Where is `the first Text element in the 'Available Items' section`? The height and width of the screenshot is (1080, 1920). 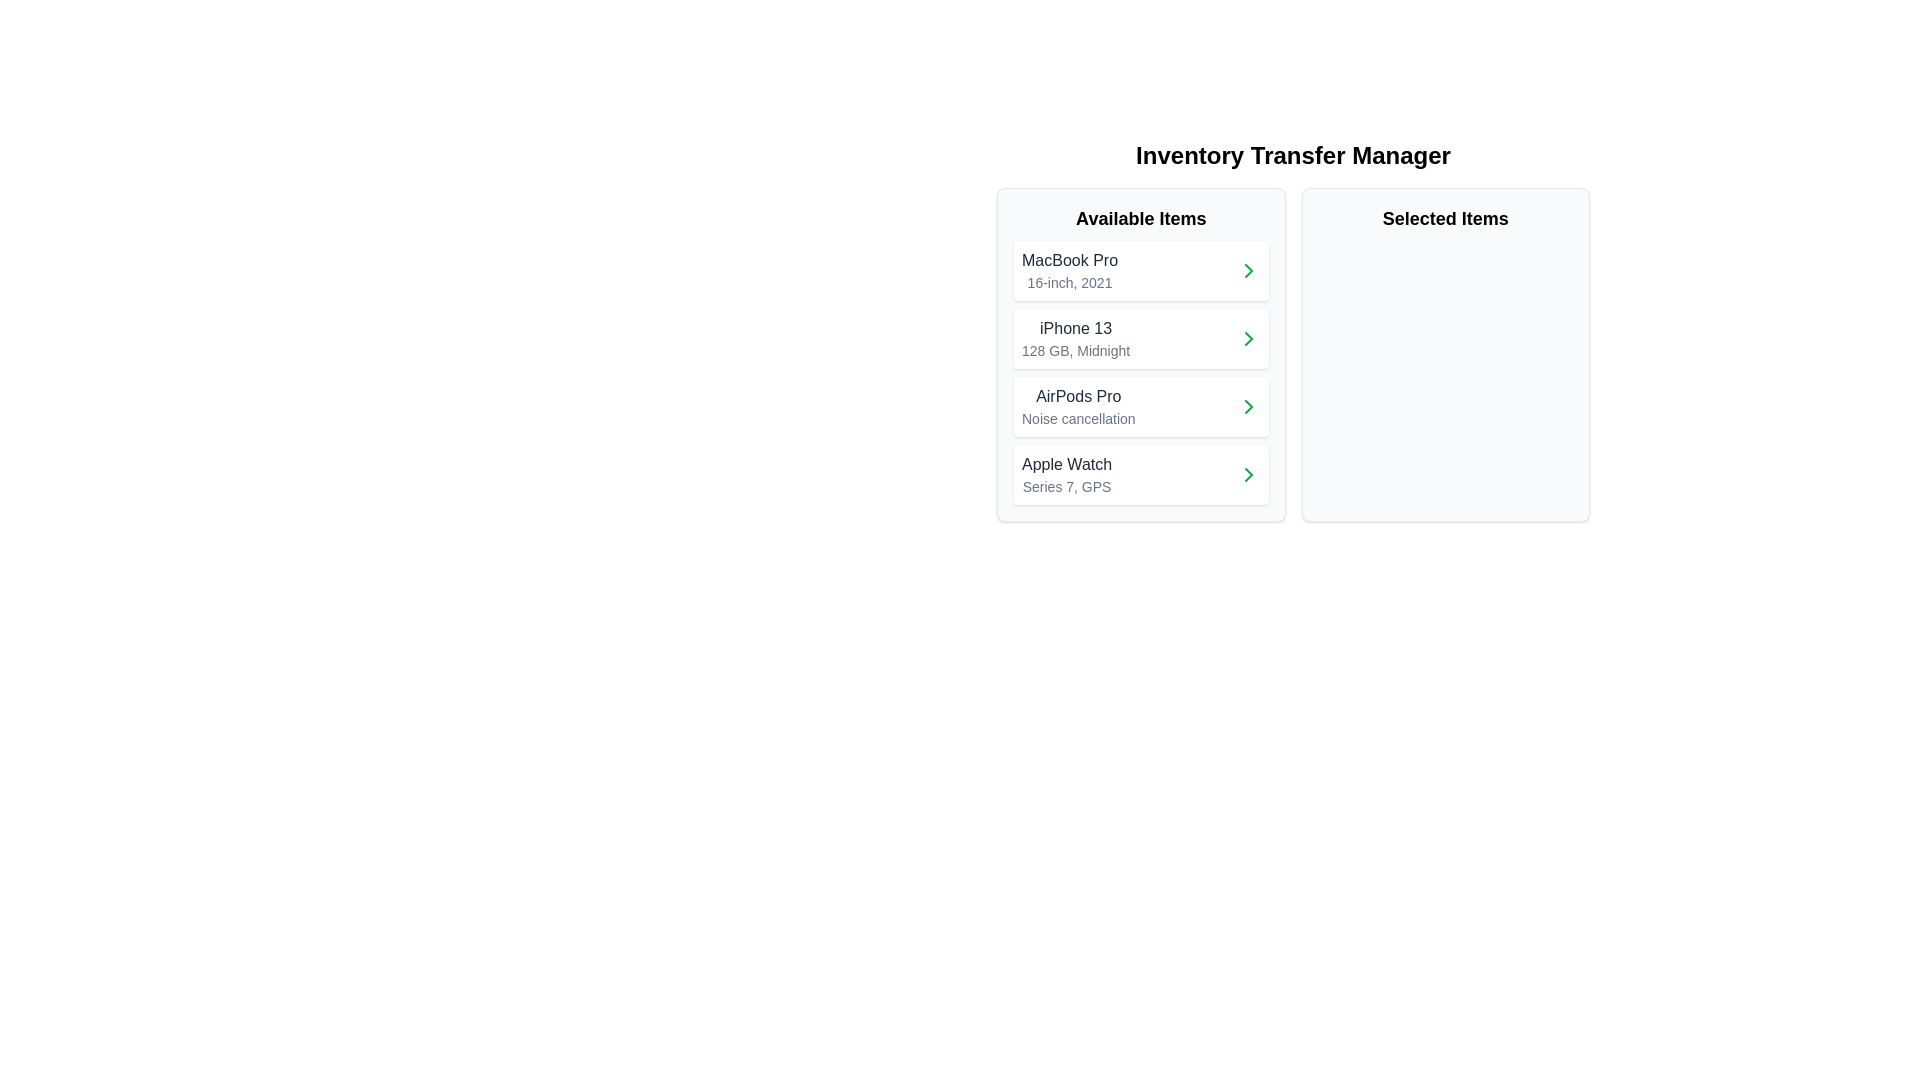
the first Text element in the 'Available Items' section is located at coordinates (1069, 270).